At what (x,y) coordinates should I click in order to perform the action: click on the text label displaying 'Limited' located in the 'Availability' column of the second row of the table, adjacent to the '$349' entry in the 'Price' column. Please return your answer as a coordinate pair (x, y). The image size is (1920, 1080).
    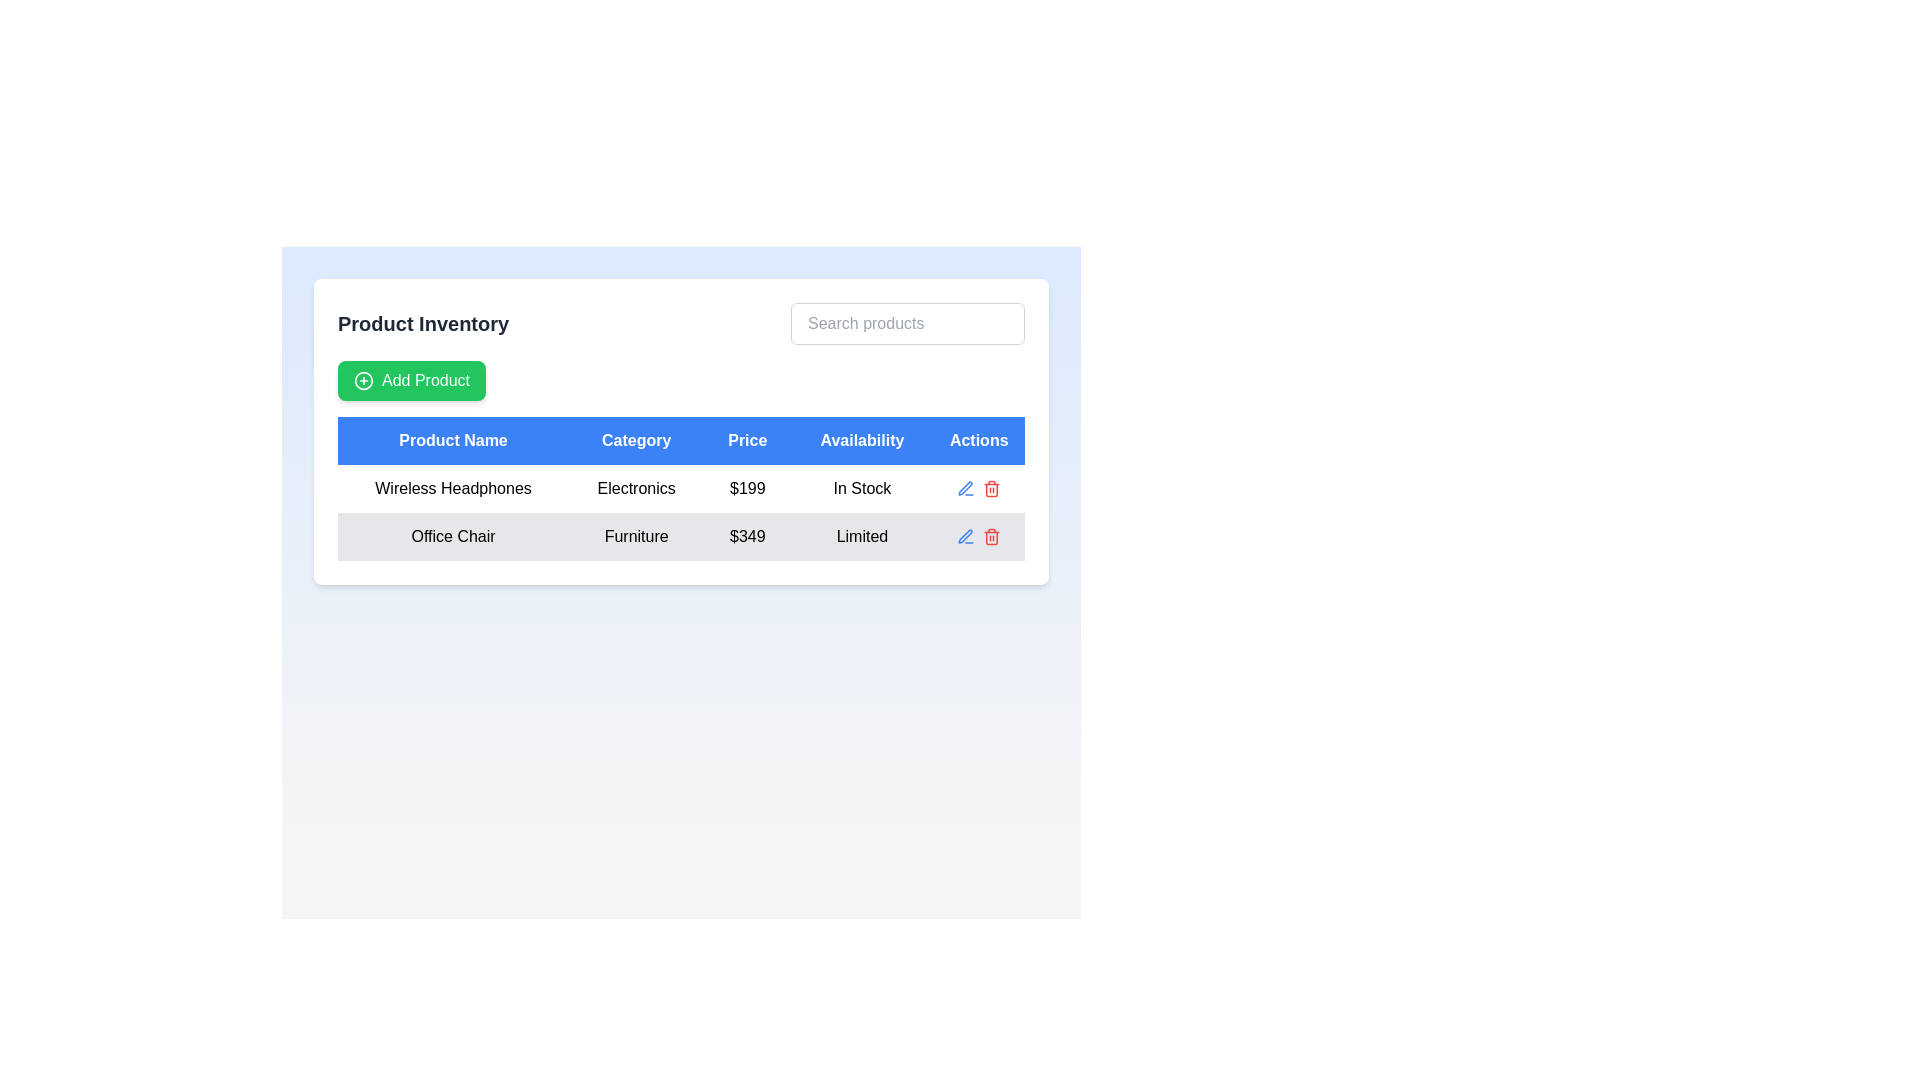
    Looking at the image, I should click on (862, 535).